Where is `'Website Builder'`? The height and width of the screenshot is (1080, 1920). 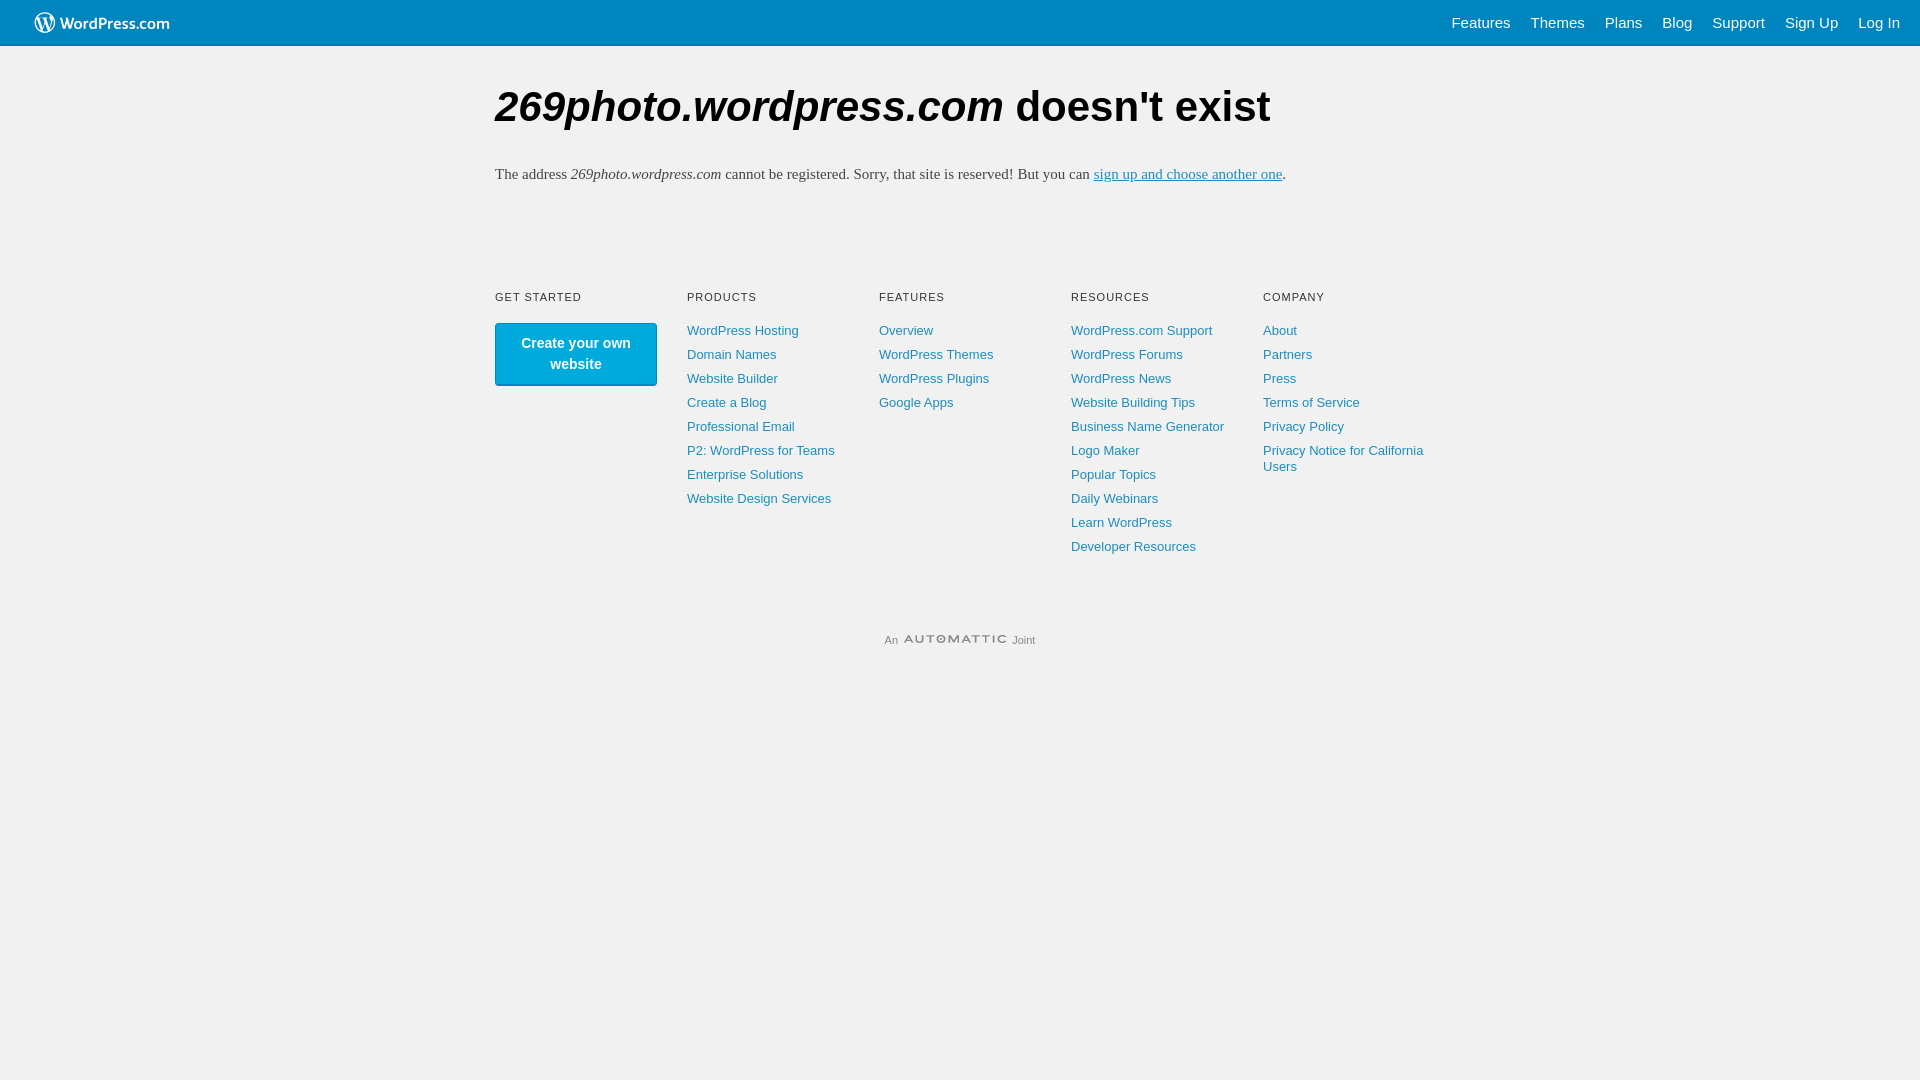
'Website Builder' is located at coordinates (731, 378).